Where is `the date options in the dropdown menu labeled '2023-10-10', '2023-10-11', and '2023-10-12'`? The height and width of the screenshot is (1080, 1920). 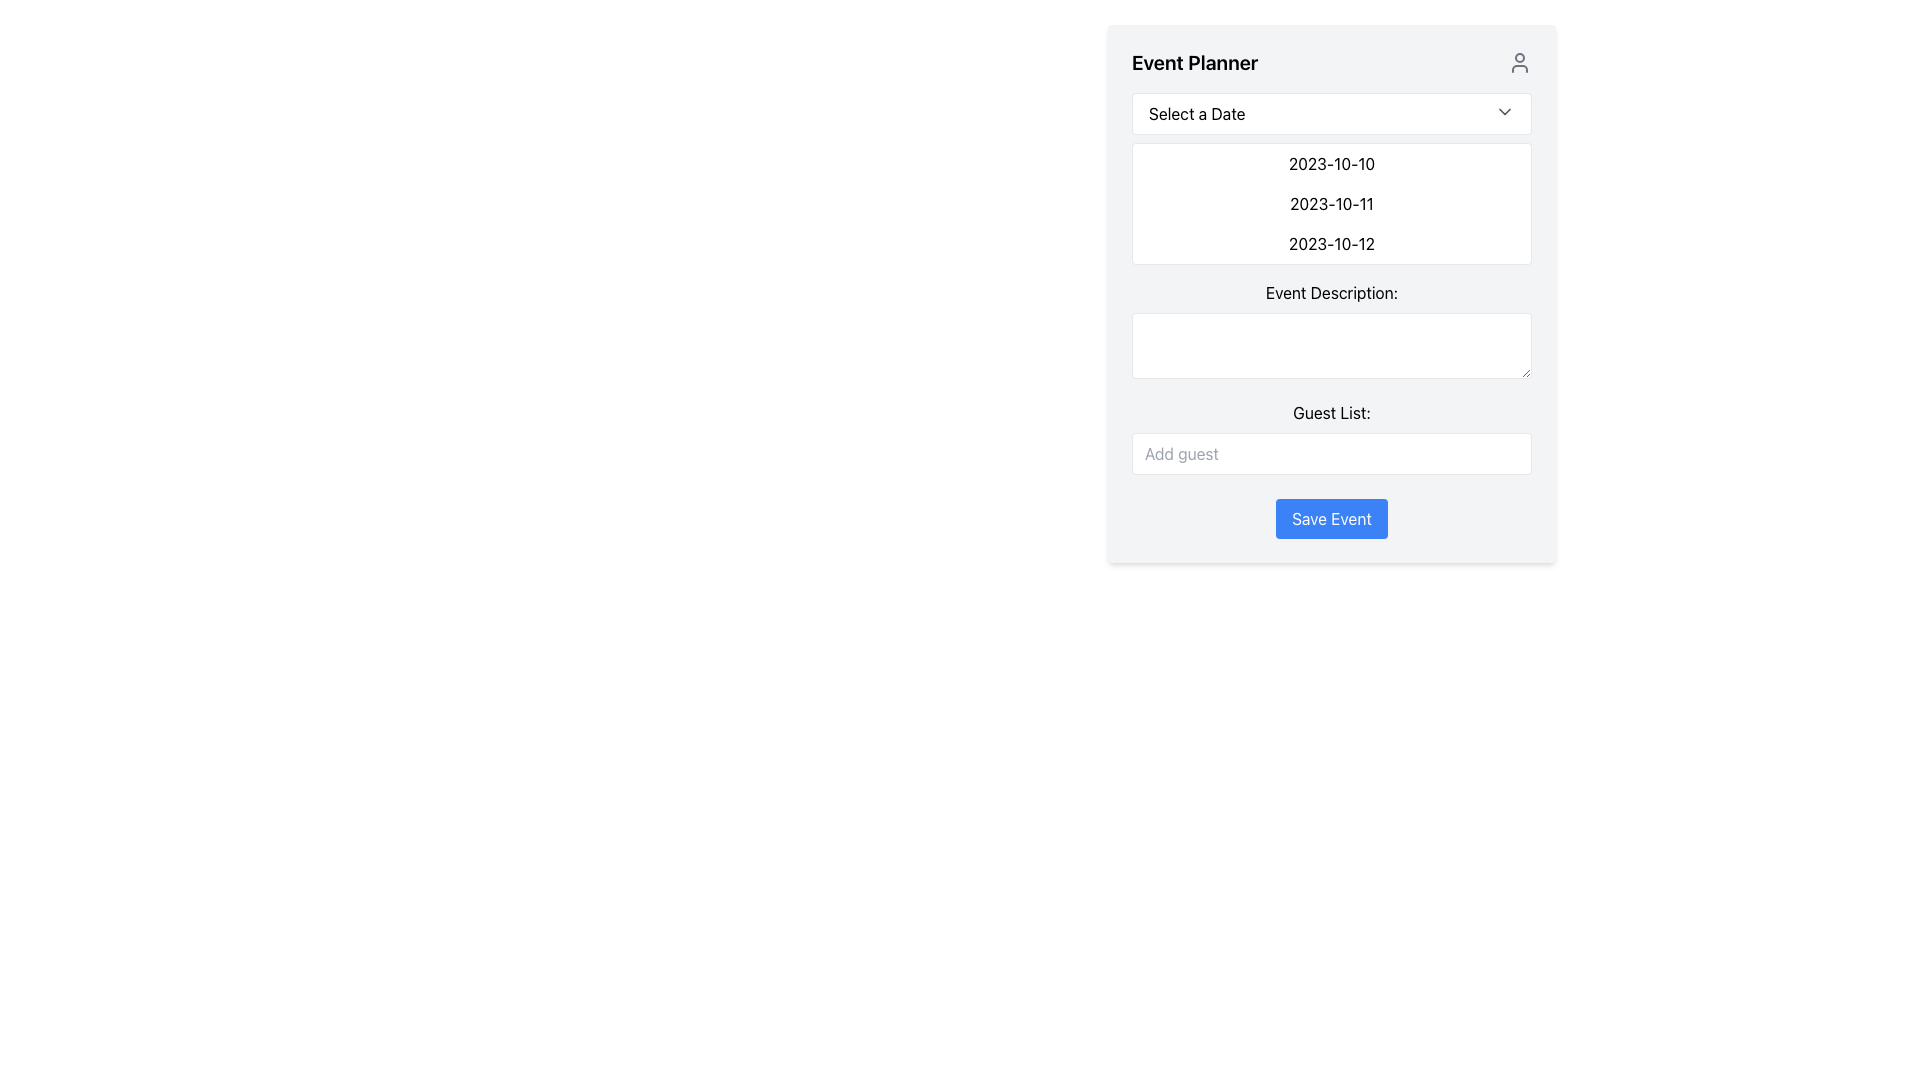
the date options in the dropdown menu labeled '2023-10-10', '2023-10-11', and '2023-10-12' is located at coordinates (1331, 177).